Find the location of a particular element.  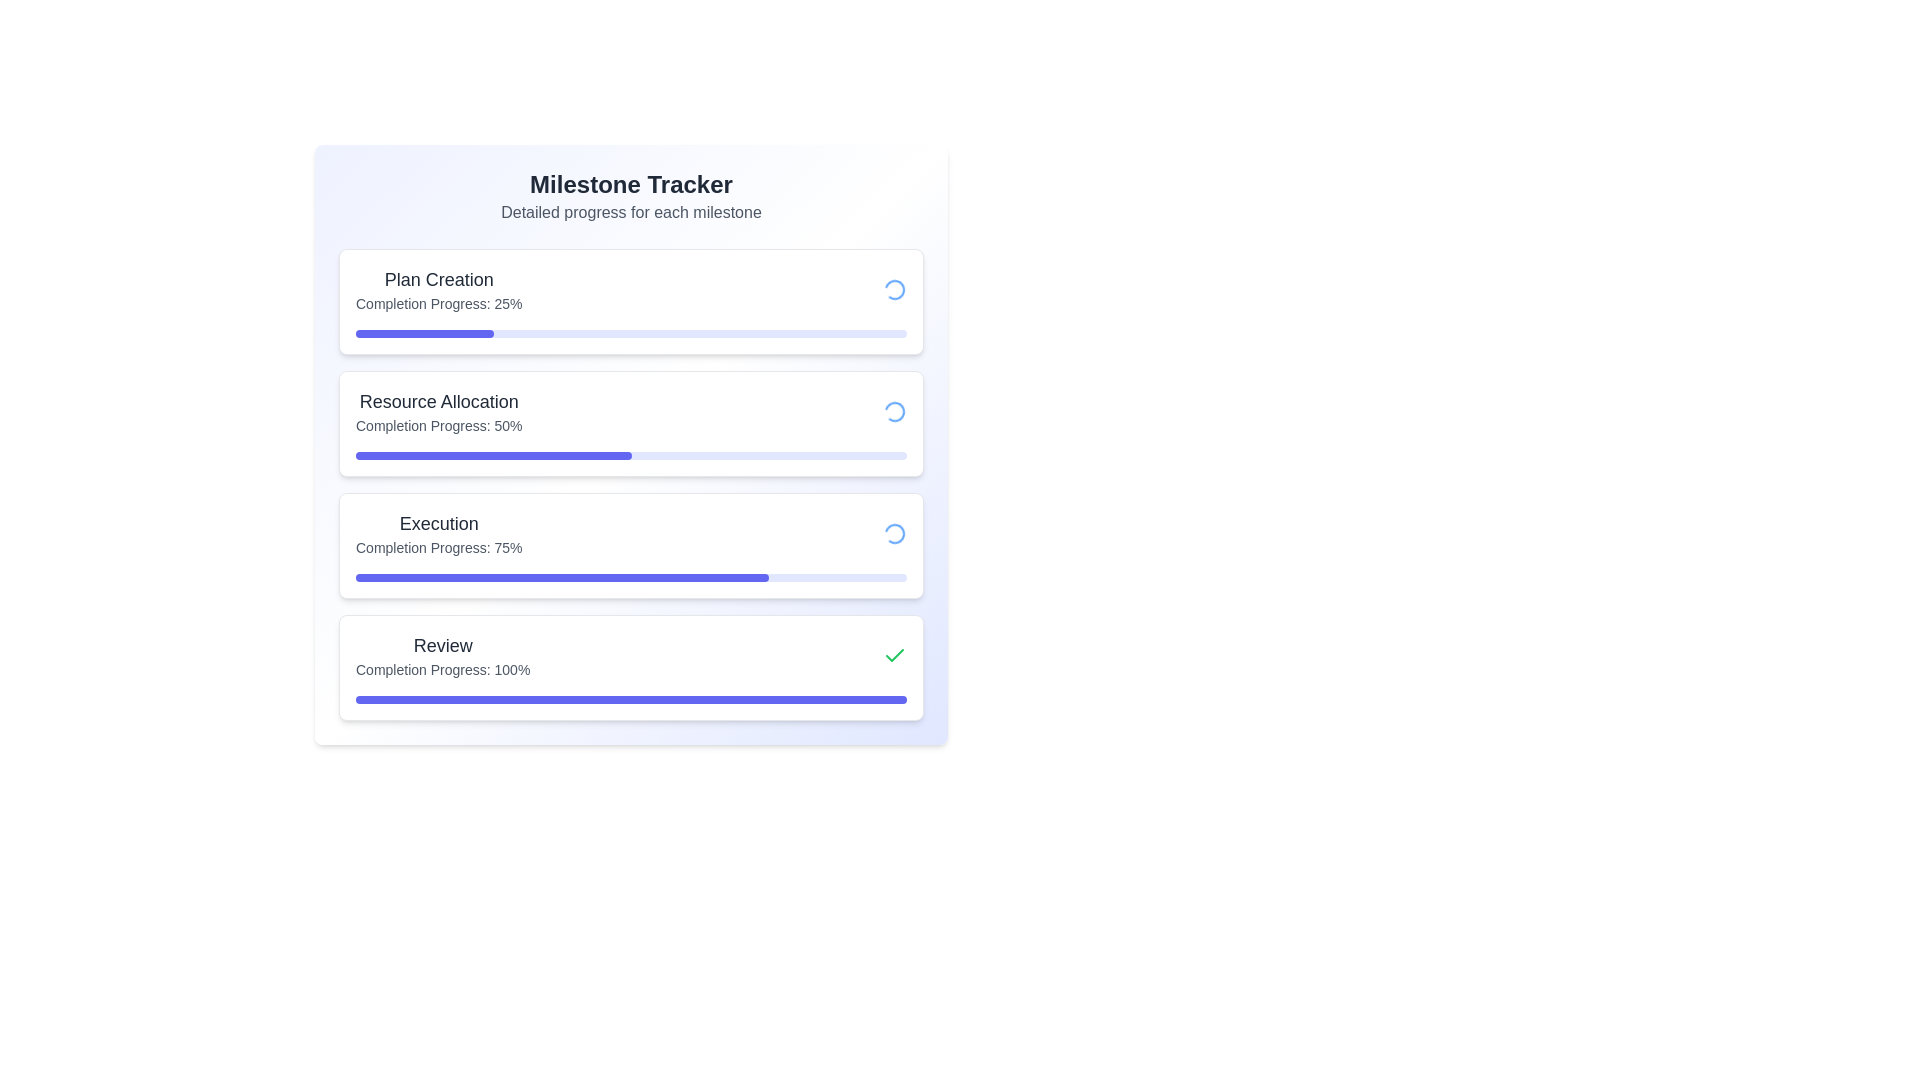

the Text Display element that shows the title 'Review' and indicates 100% completion progress, located in the fourth section of the vertical milestone tracker list is located at coordinates (442, 655).